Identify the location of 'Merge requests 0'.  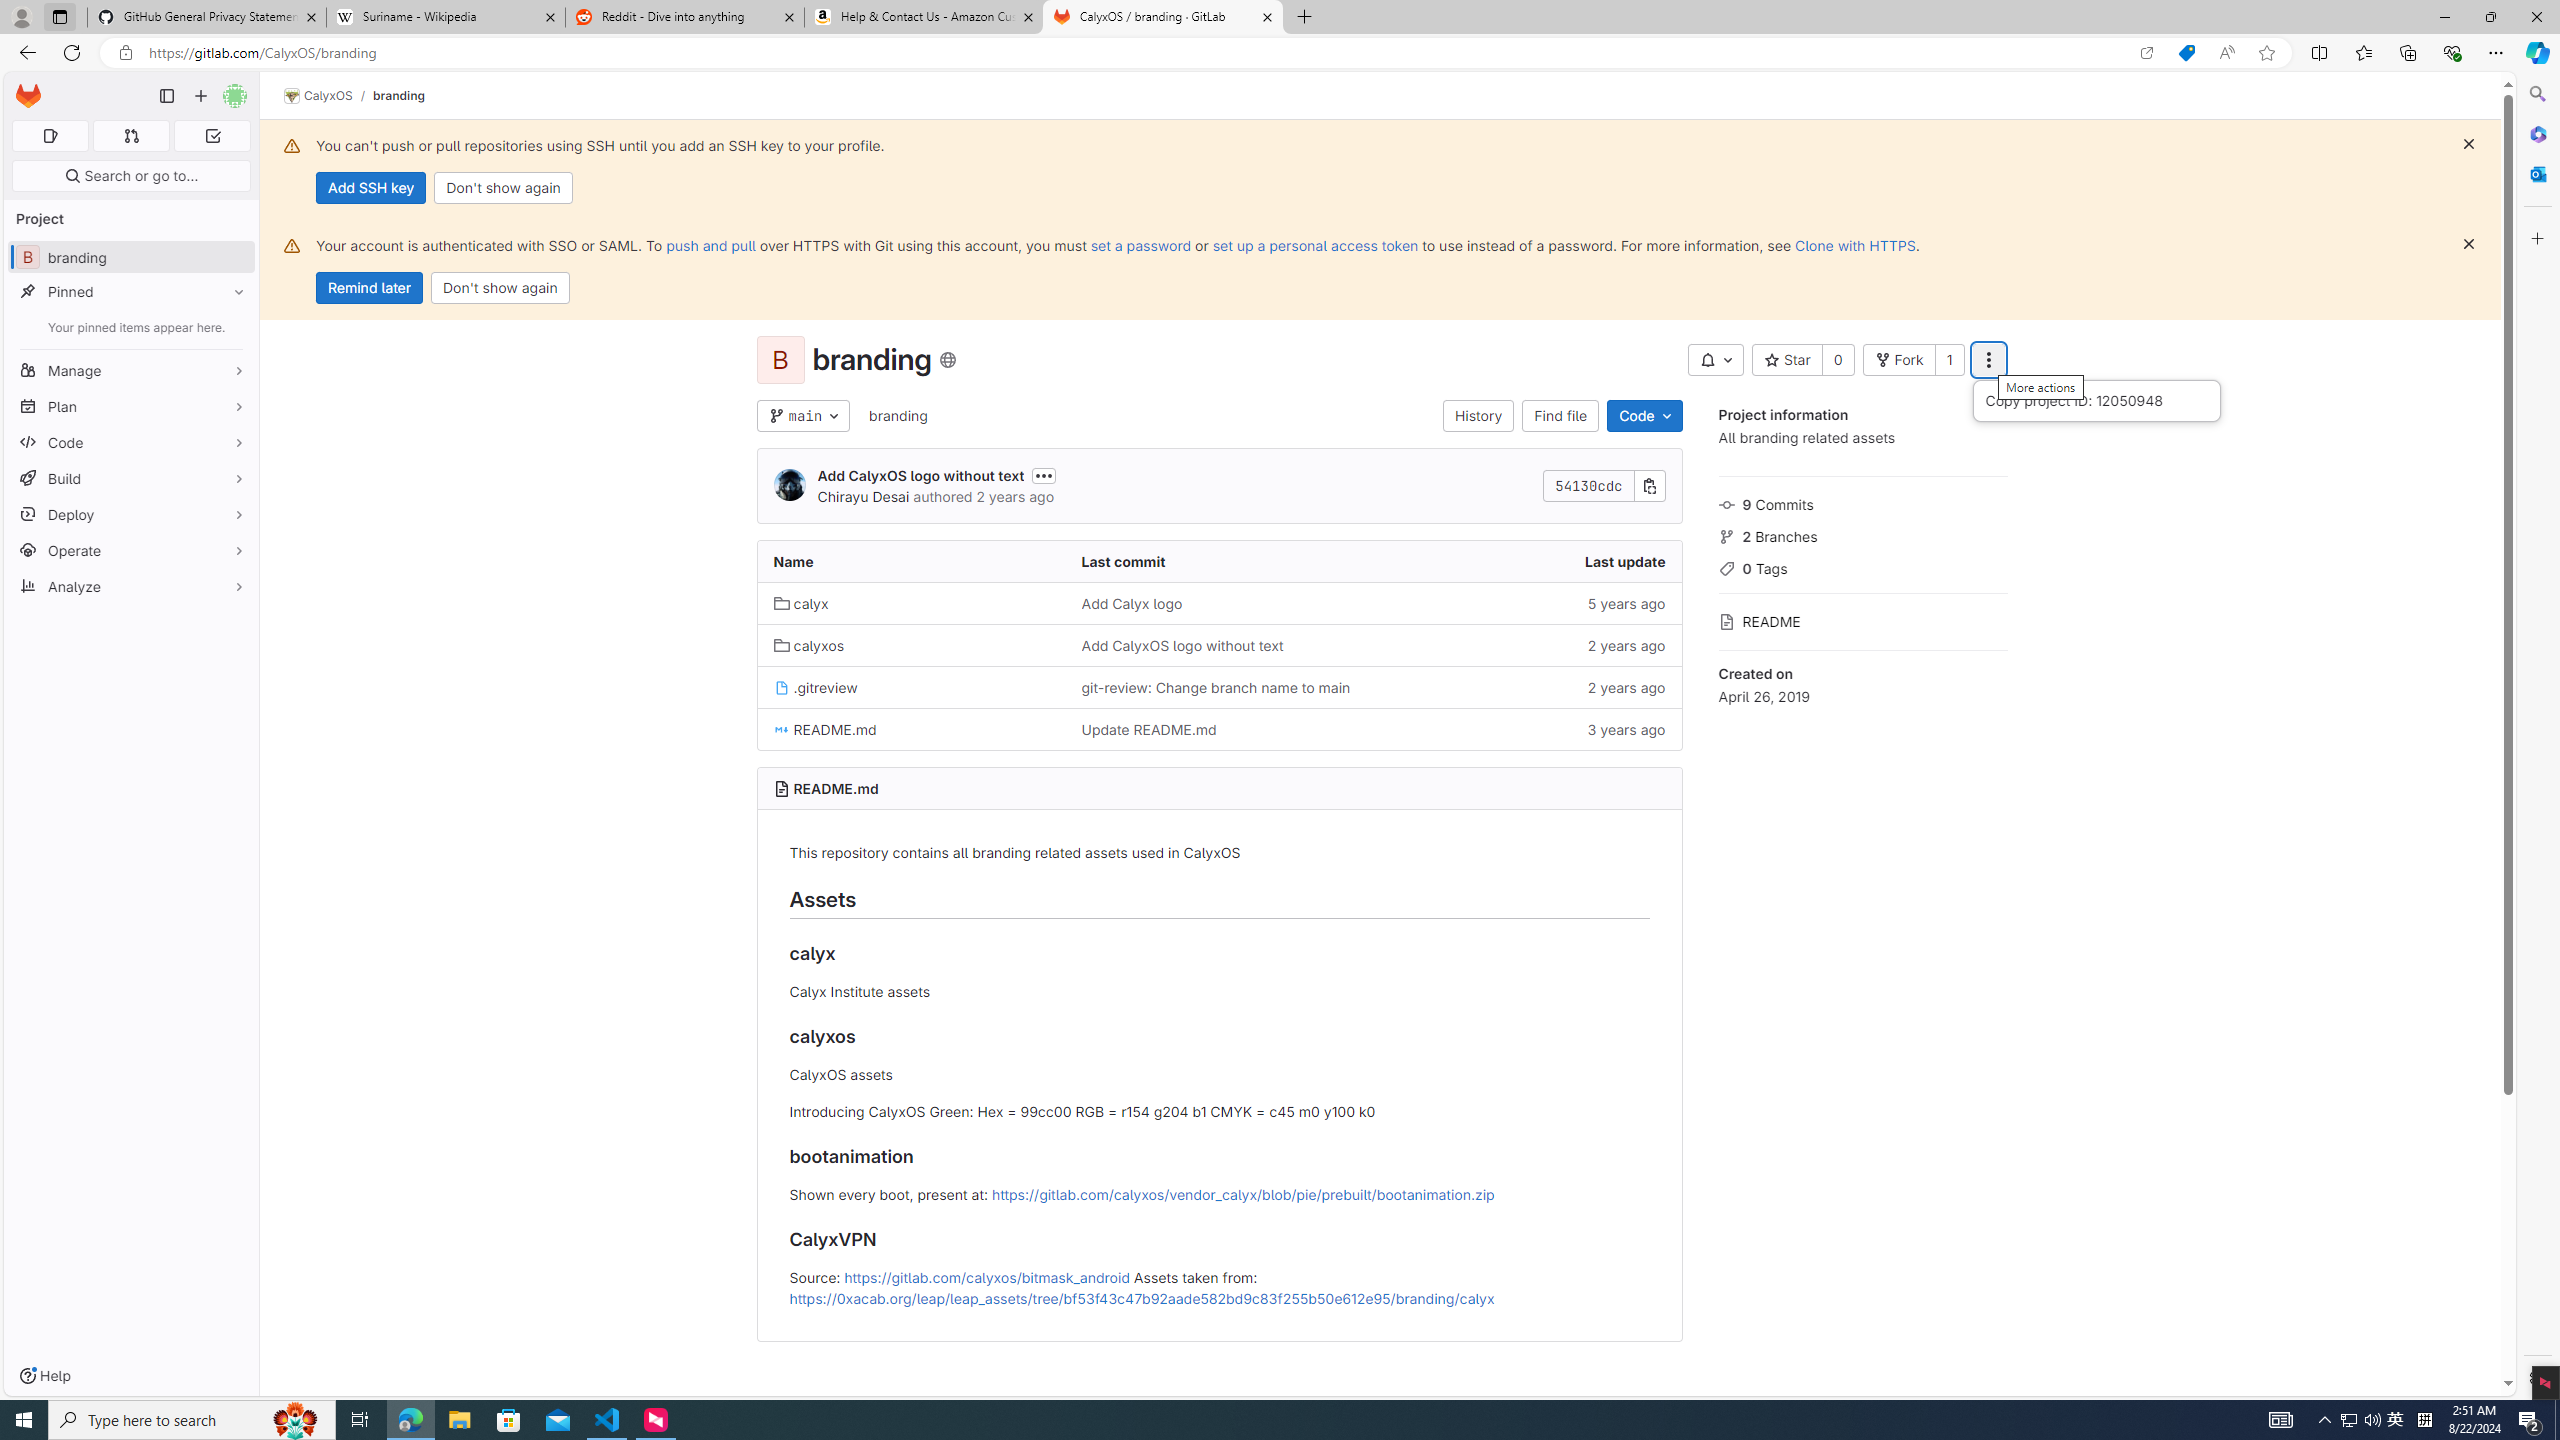
(130, 135).